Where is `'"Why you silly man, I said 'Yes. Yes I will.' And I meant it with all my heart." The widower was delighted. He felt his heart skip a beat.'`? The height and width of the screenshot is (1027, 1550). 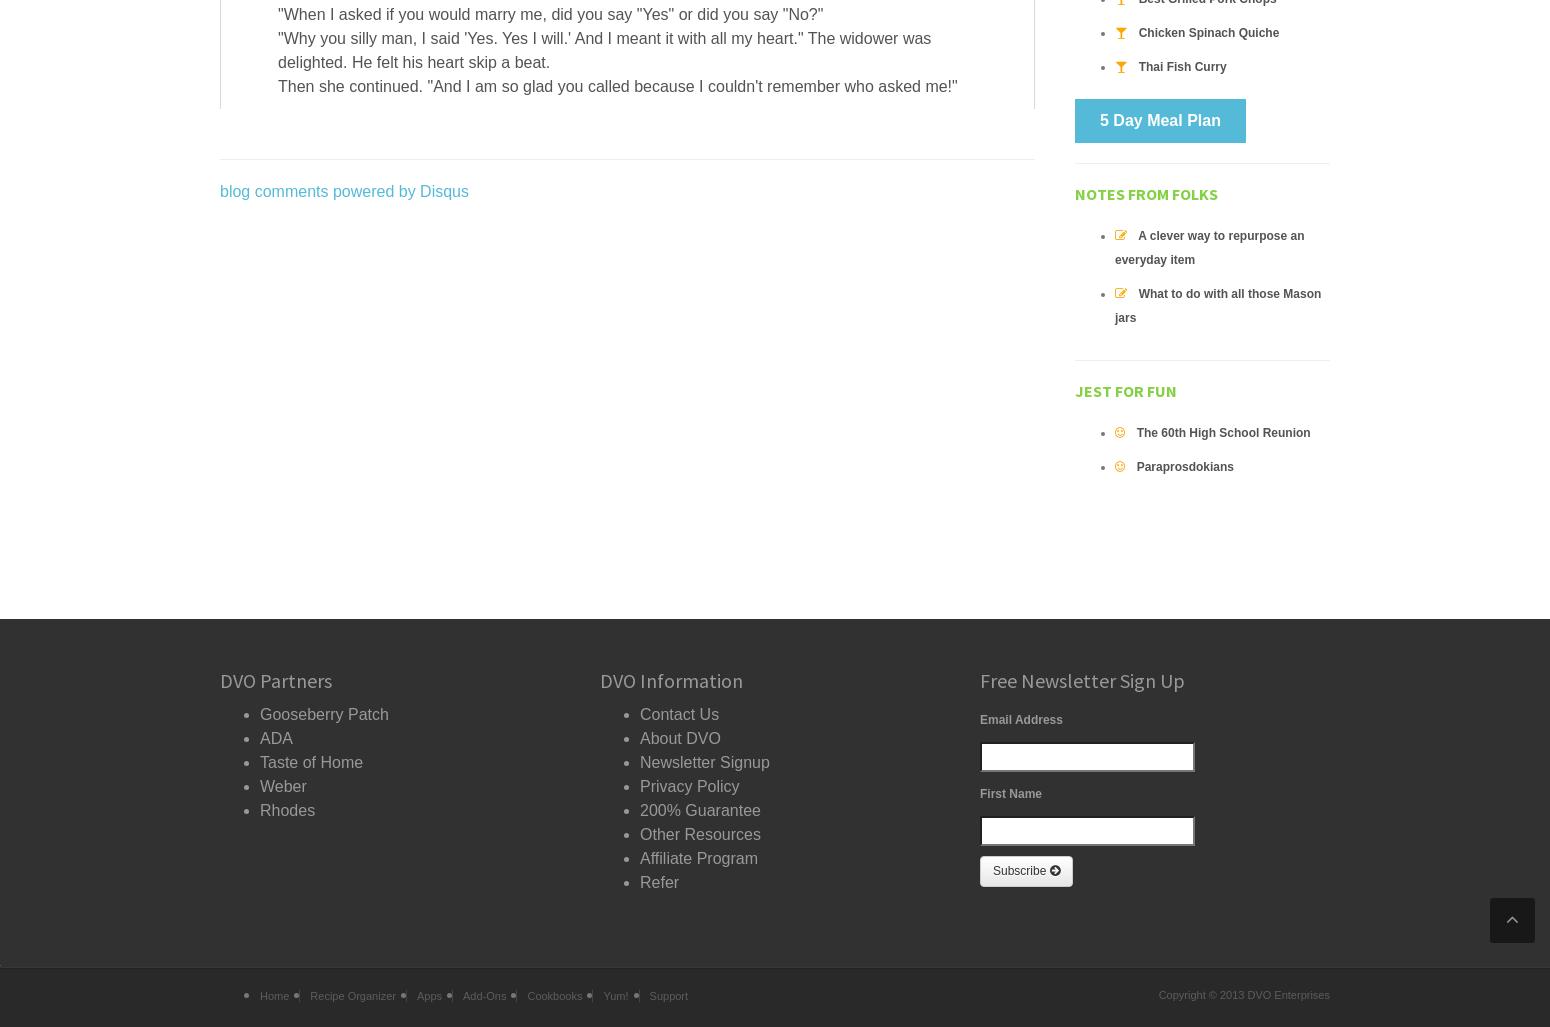 '"Why you silly man, I said 'Yes. Yes I will.' And I meant it with all my heart." The widower was delighted. He felt his heart skip a beat.' is located at coordinates (604, 50).